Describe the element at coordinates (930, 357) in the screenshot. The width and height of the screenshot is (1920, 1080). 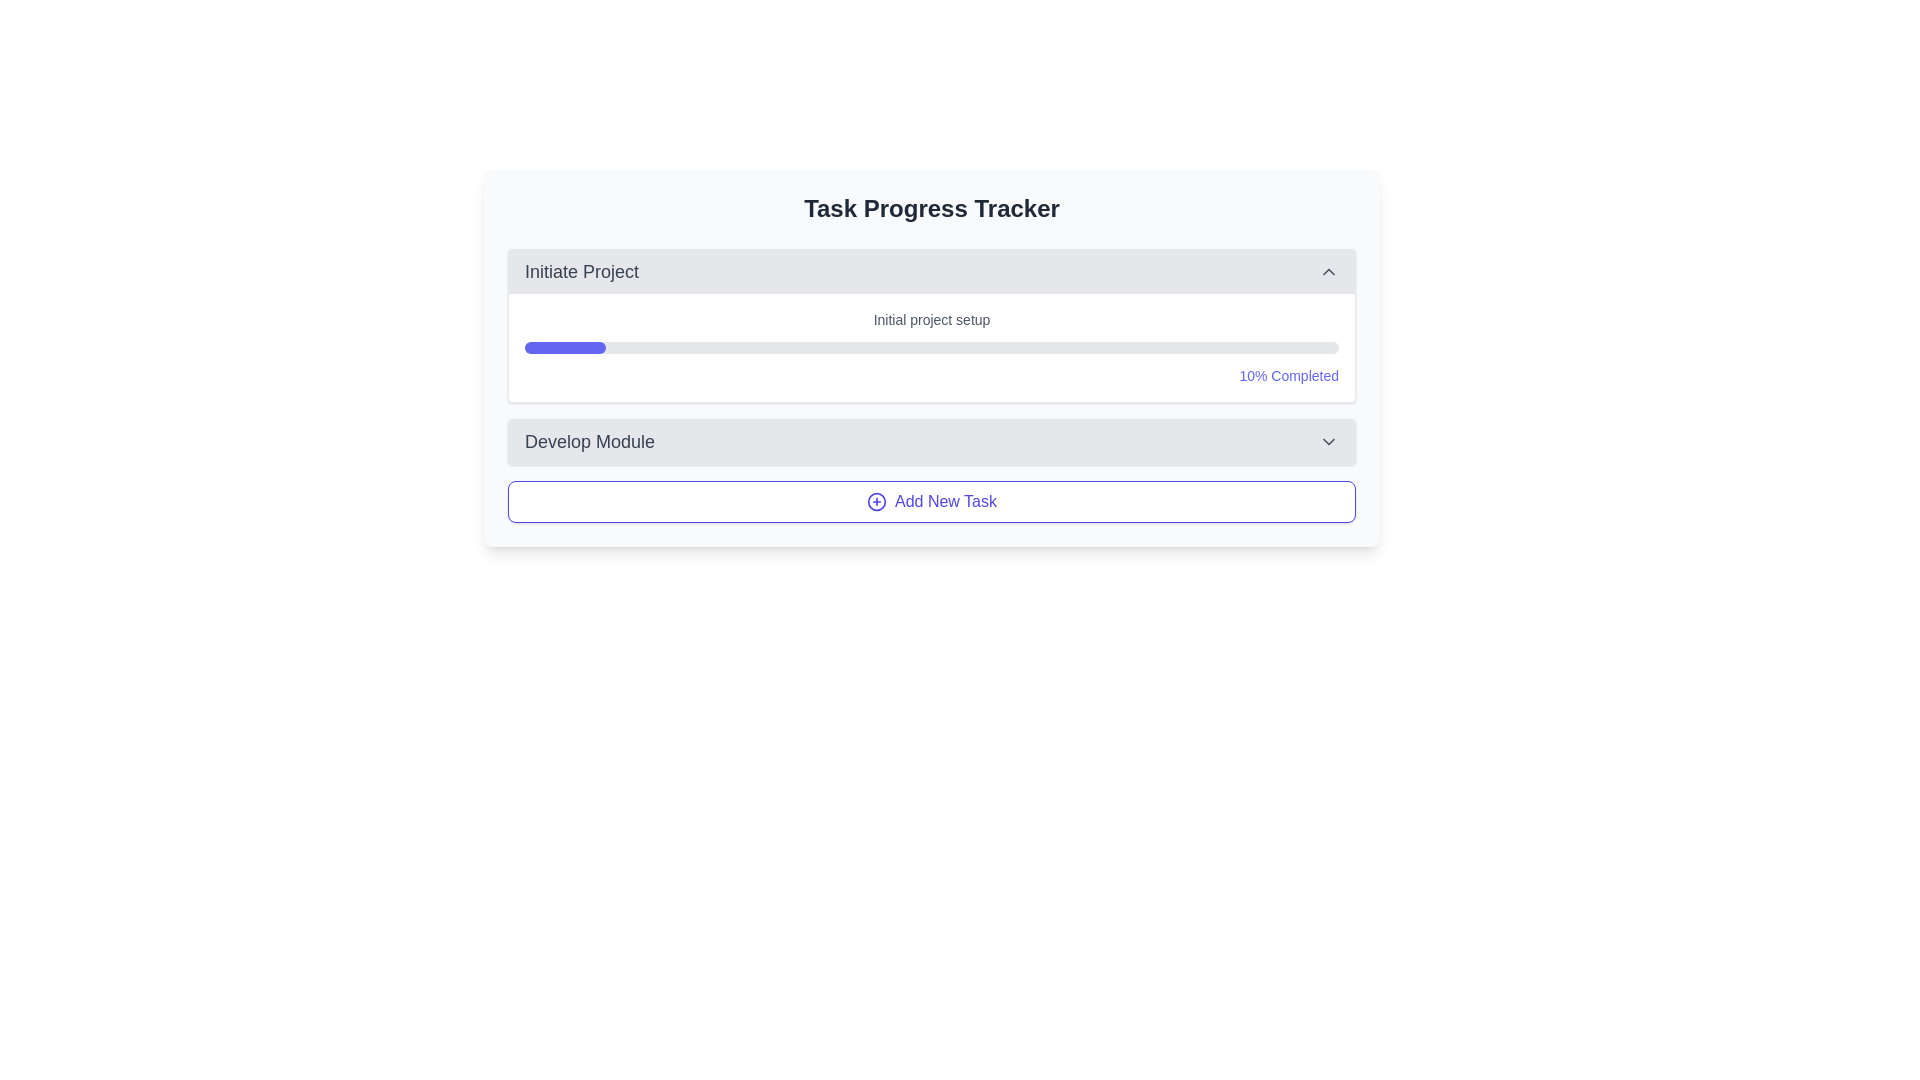
I see `the progress bar within the Card component that displays task tracking information` at that location.